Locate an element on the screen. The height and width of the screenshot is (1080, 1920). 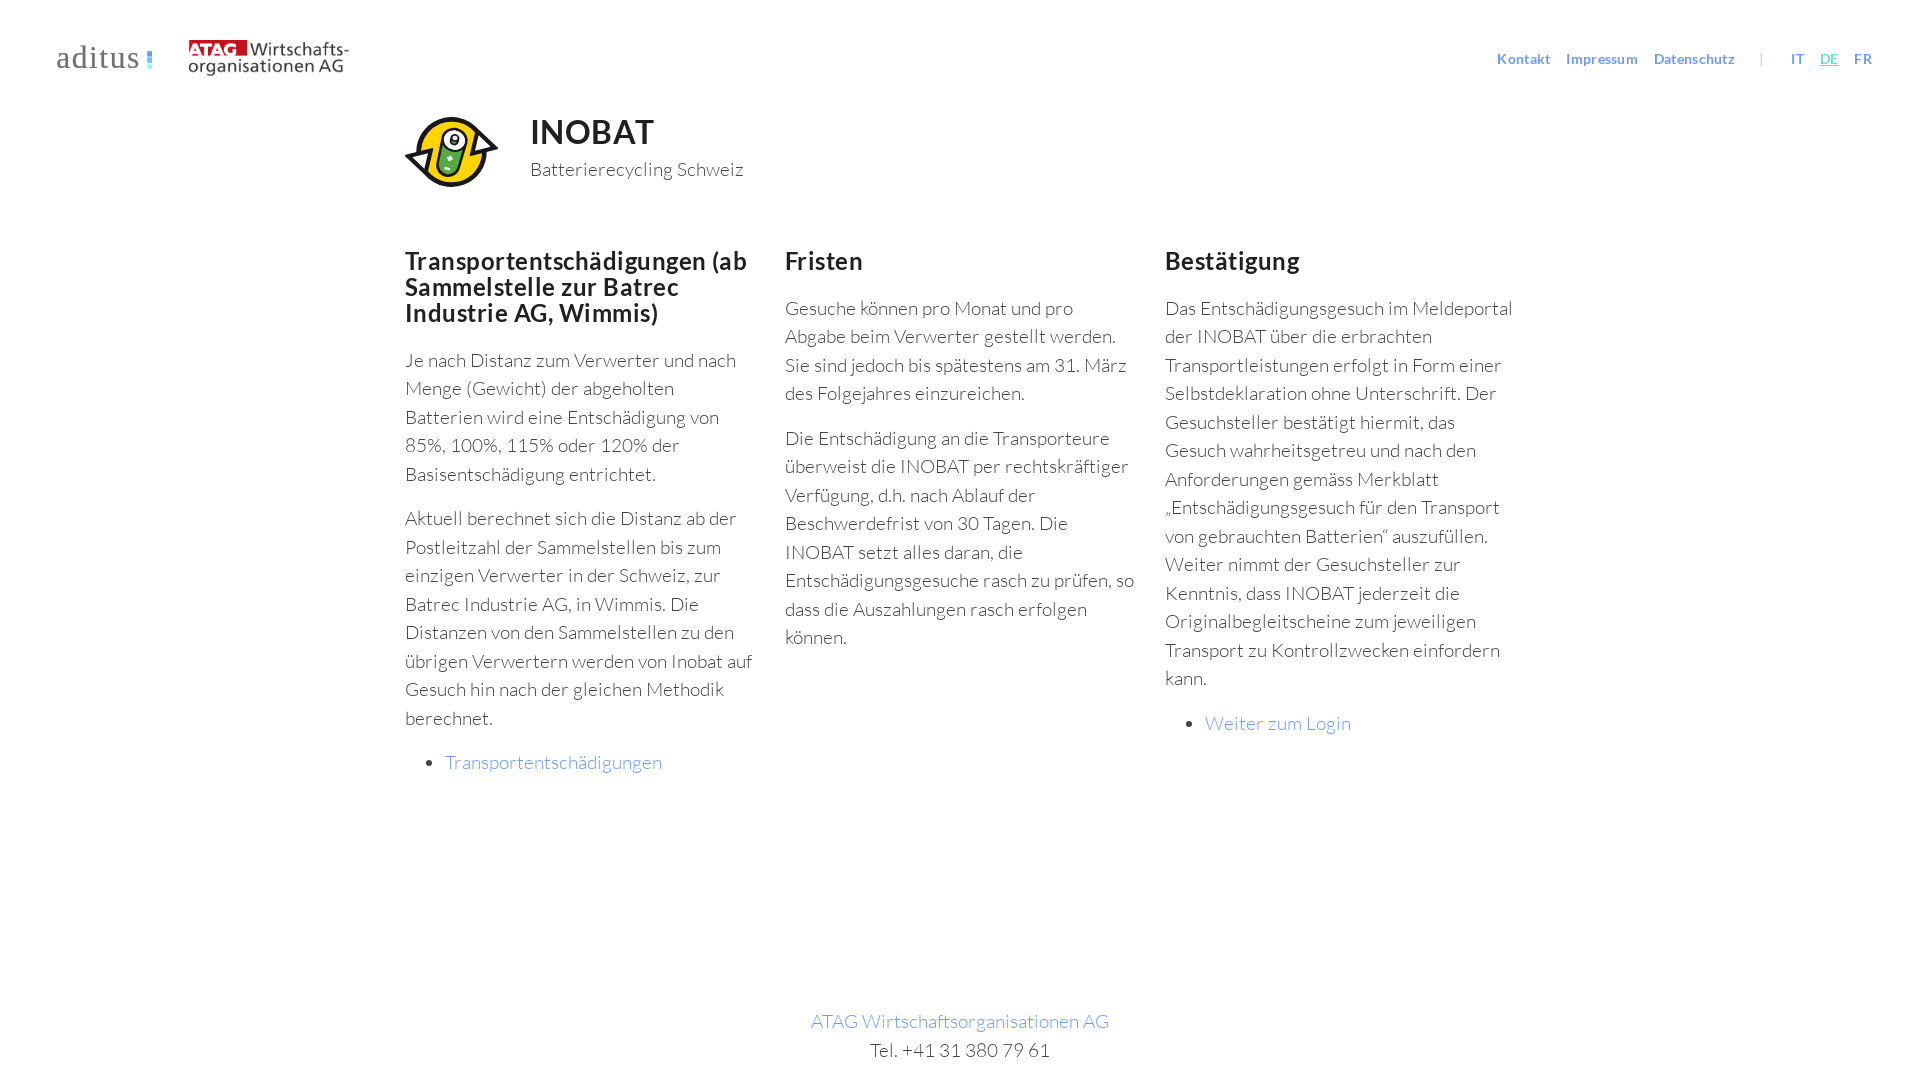
'Impressum' is located at coordinates (1557, 57).